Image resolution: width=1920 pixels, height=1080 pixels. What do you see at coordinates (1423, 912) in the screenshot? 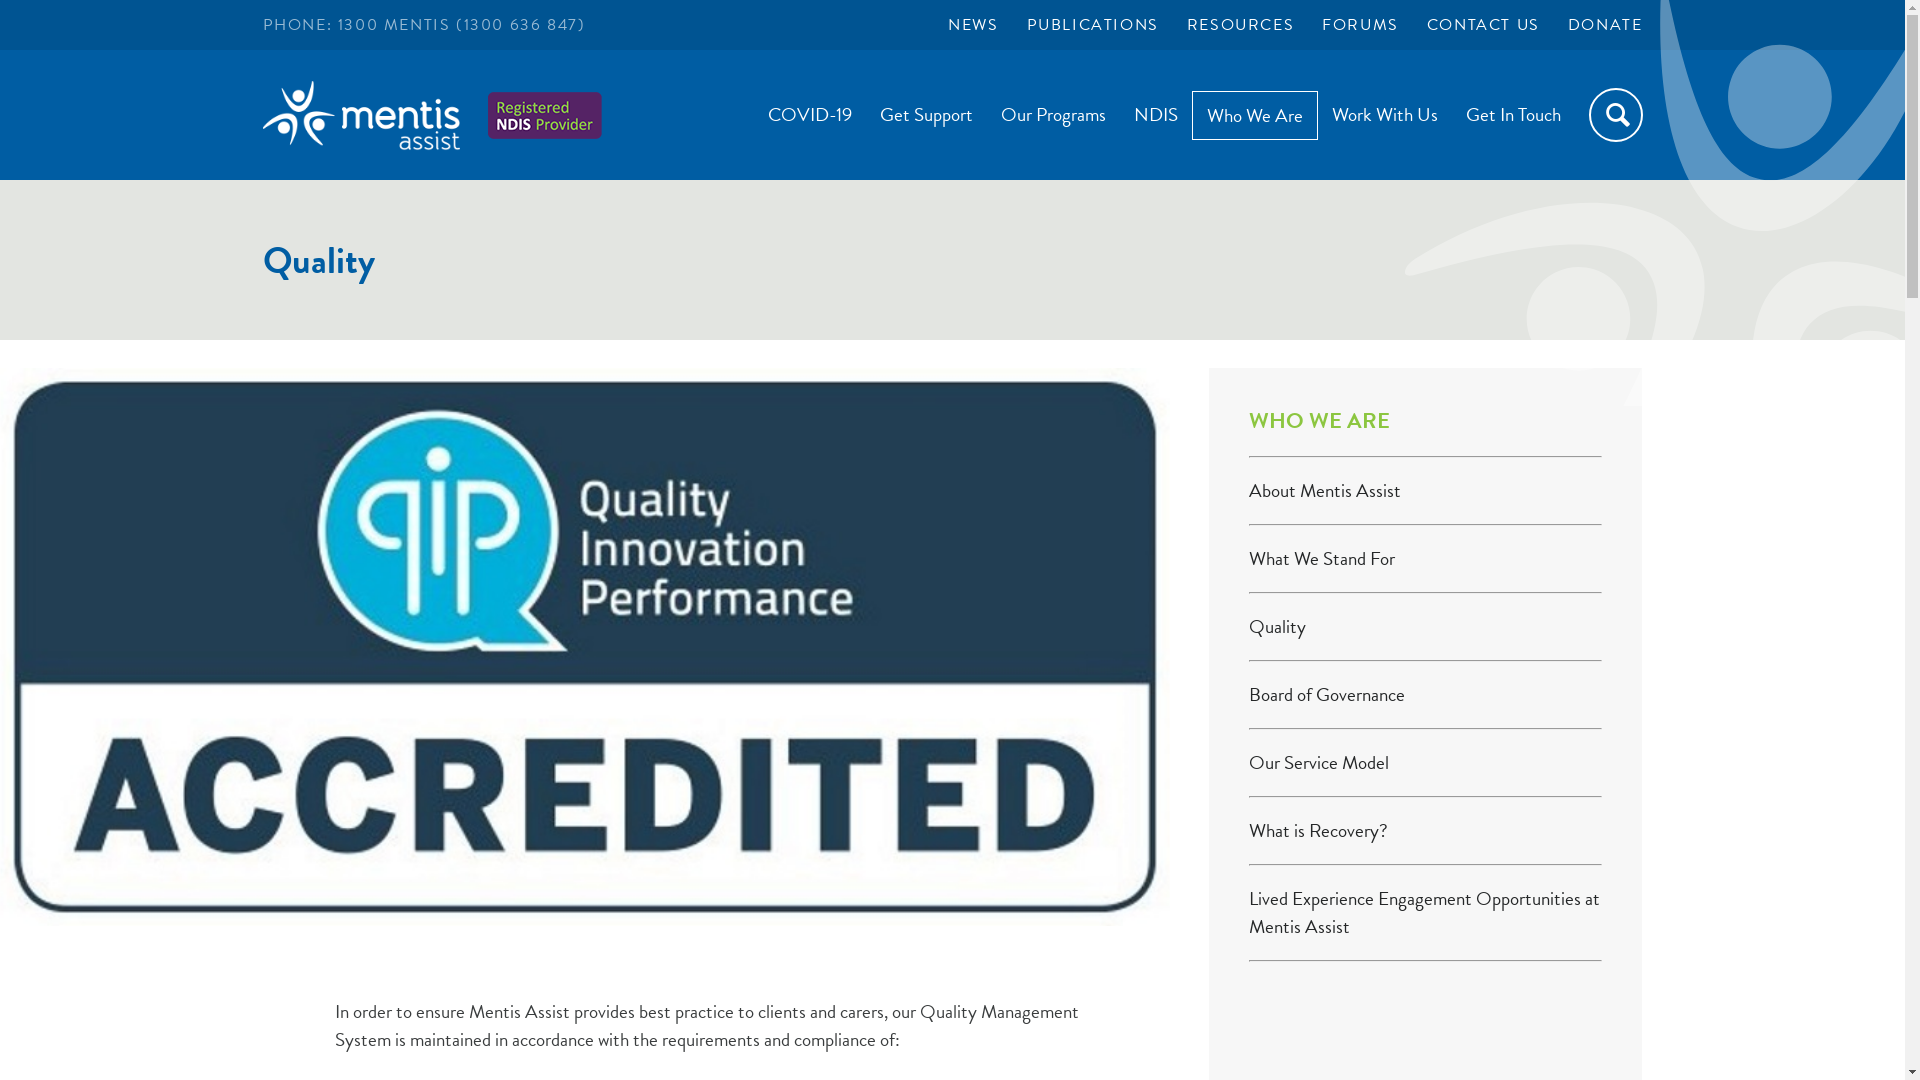
I see `'Lived Experience Engagement Opportunities at Mentis Assist'` at bounding box center [1423, 912].